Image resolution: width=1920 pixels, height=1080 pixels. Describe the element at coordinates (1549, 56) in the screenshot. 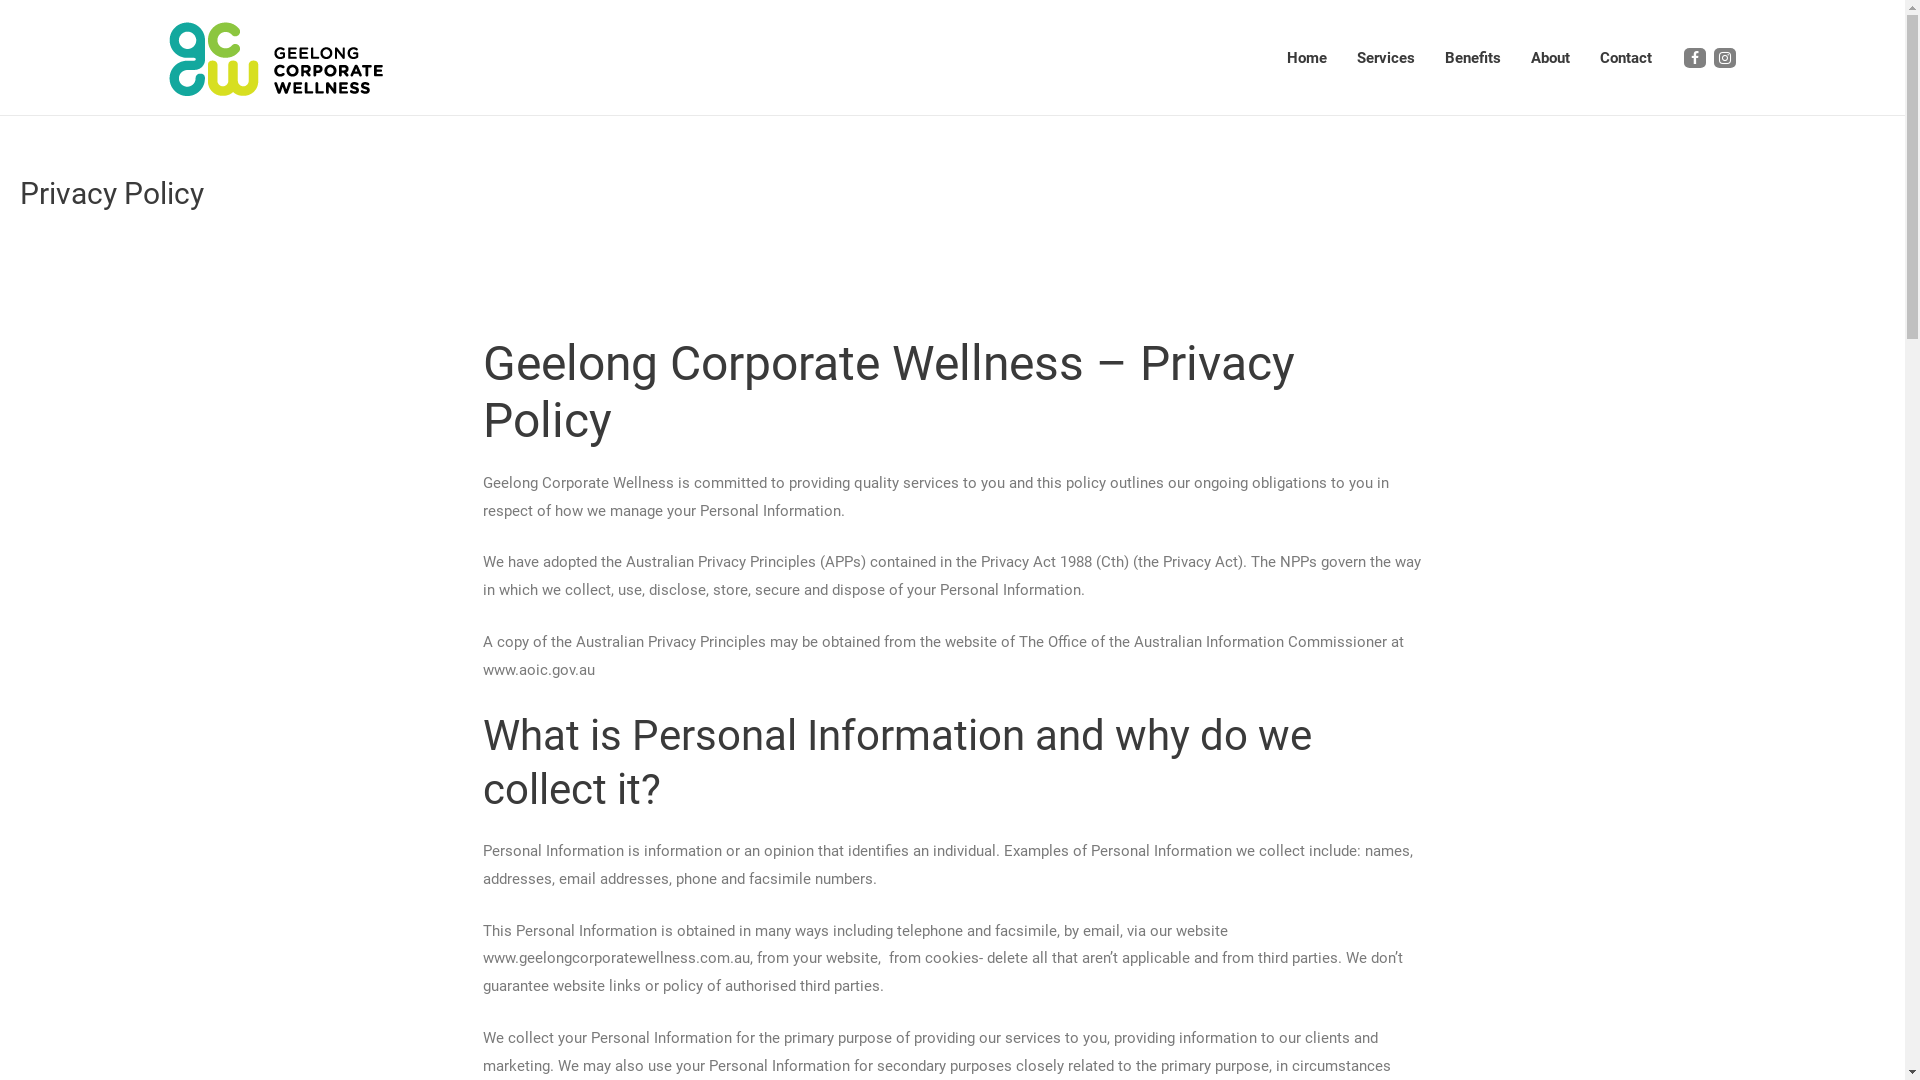

I see `'About'` at that location.